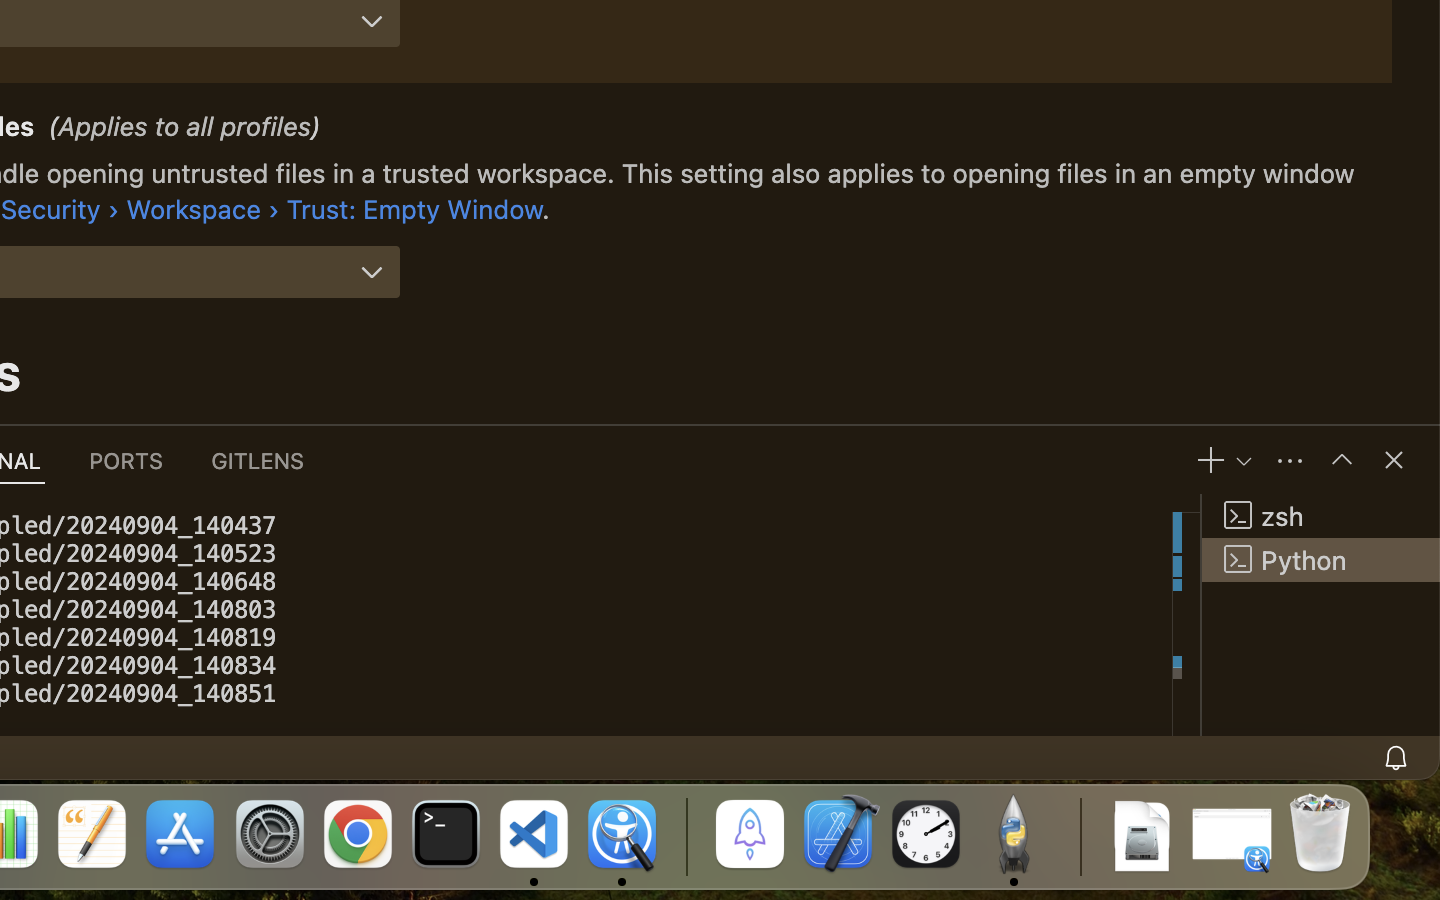 This screenshot has height=900, width=1440. Describe the element at coordinates (1320, 514) in the screenshot. I see `'zsh '` at that location.